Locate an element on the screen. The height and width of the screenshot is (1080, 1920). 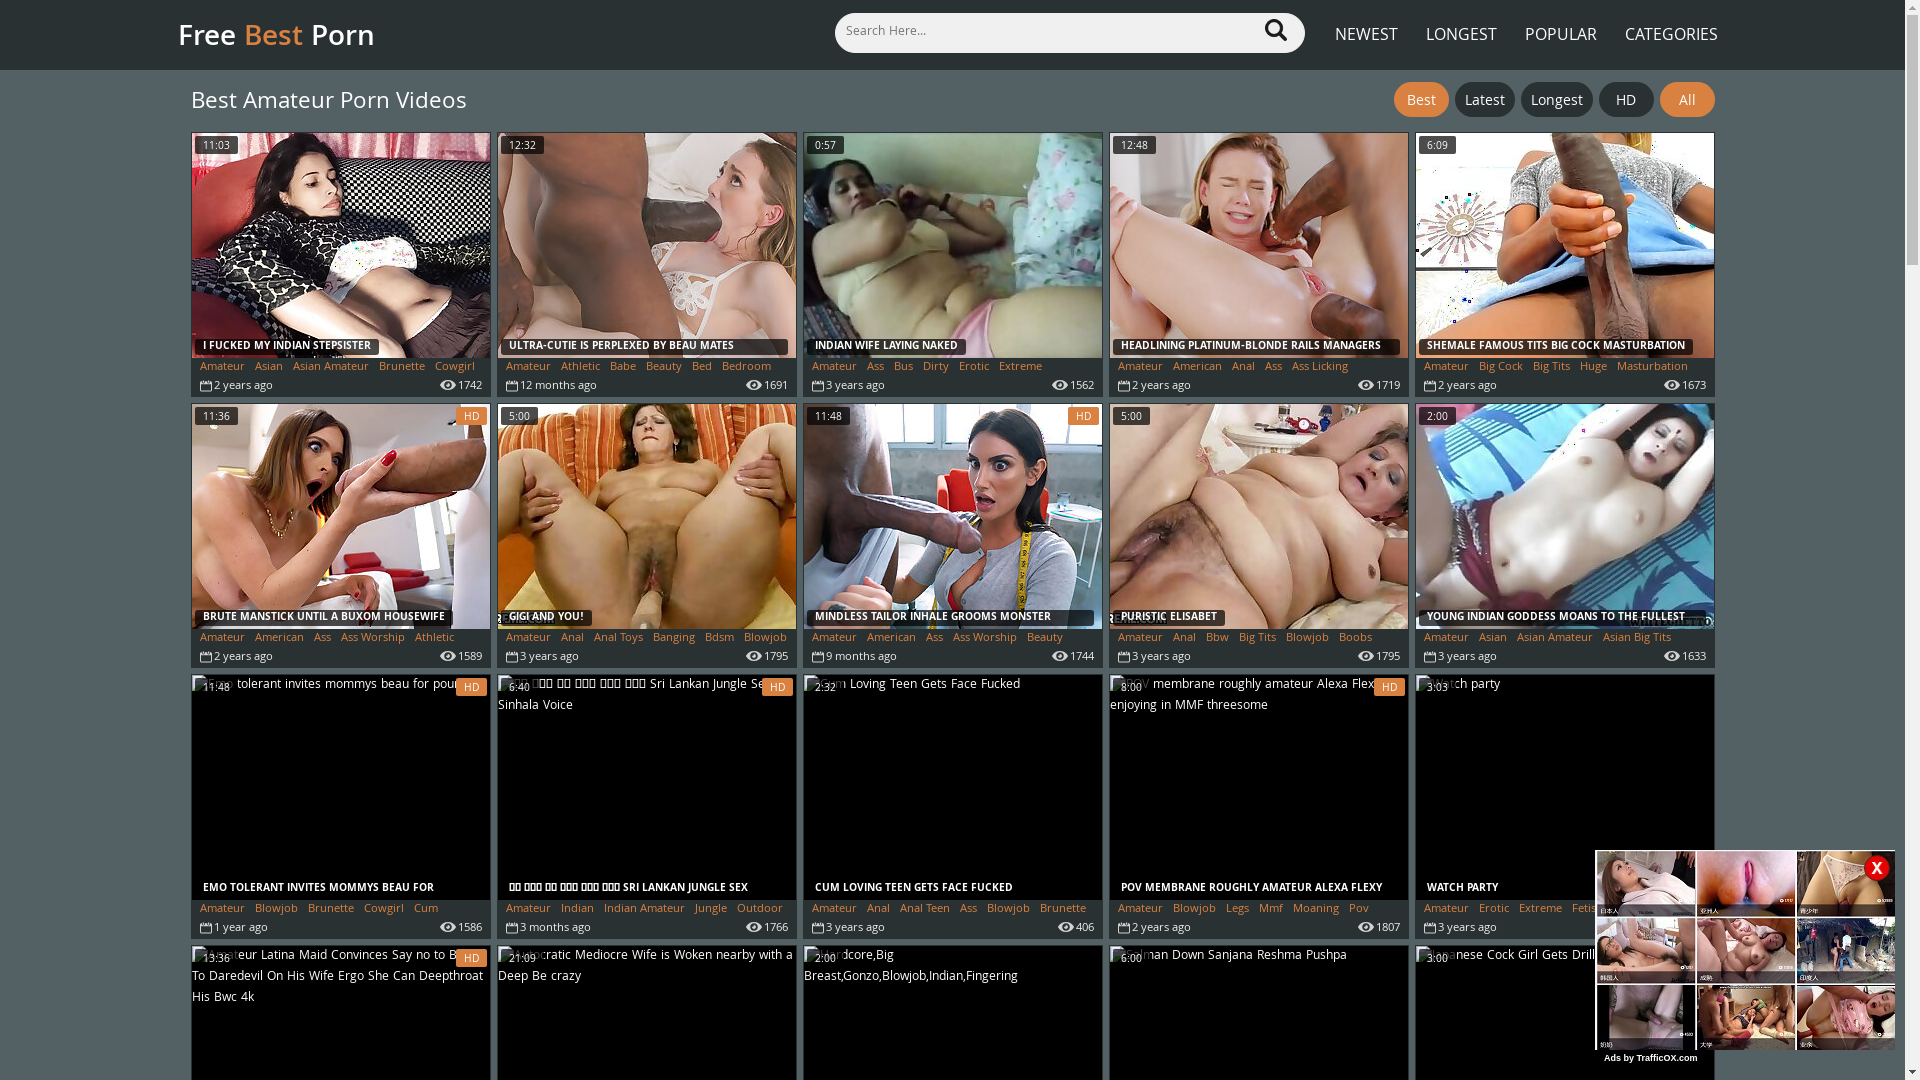
'BRUTE MANSTICK UNTIL A BUXOM HOUSEWIFE' is located at coordinates (192, 515).